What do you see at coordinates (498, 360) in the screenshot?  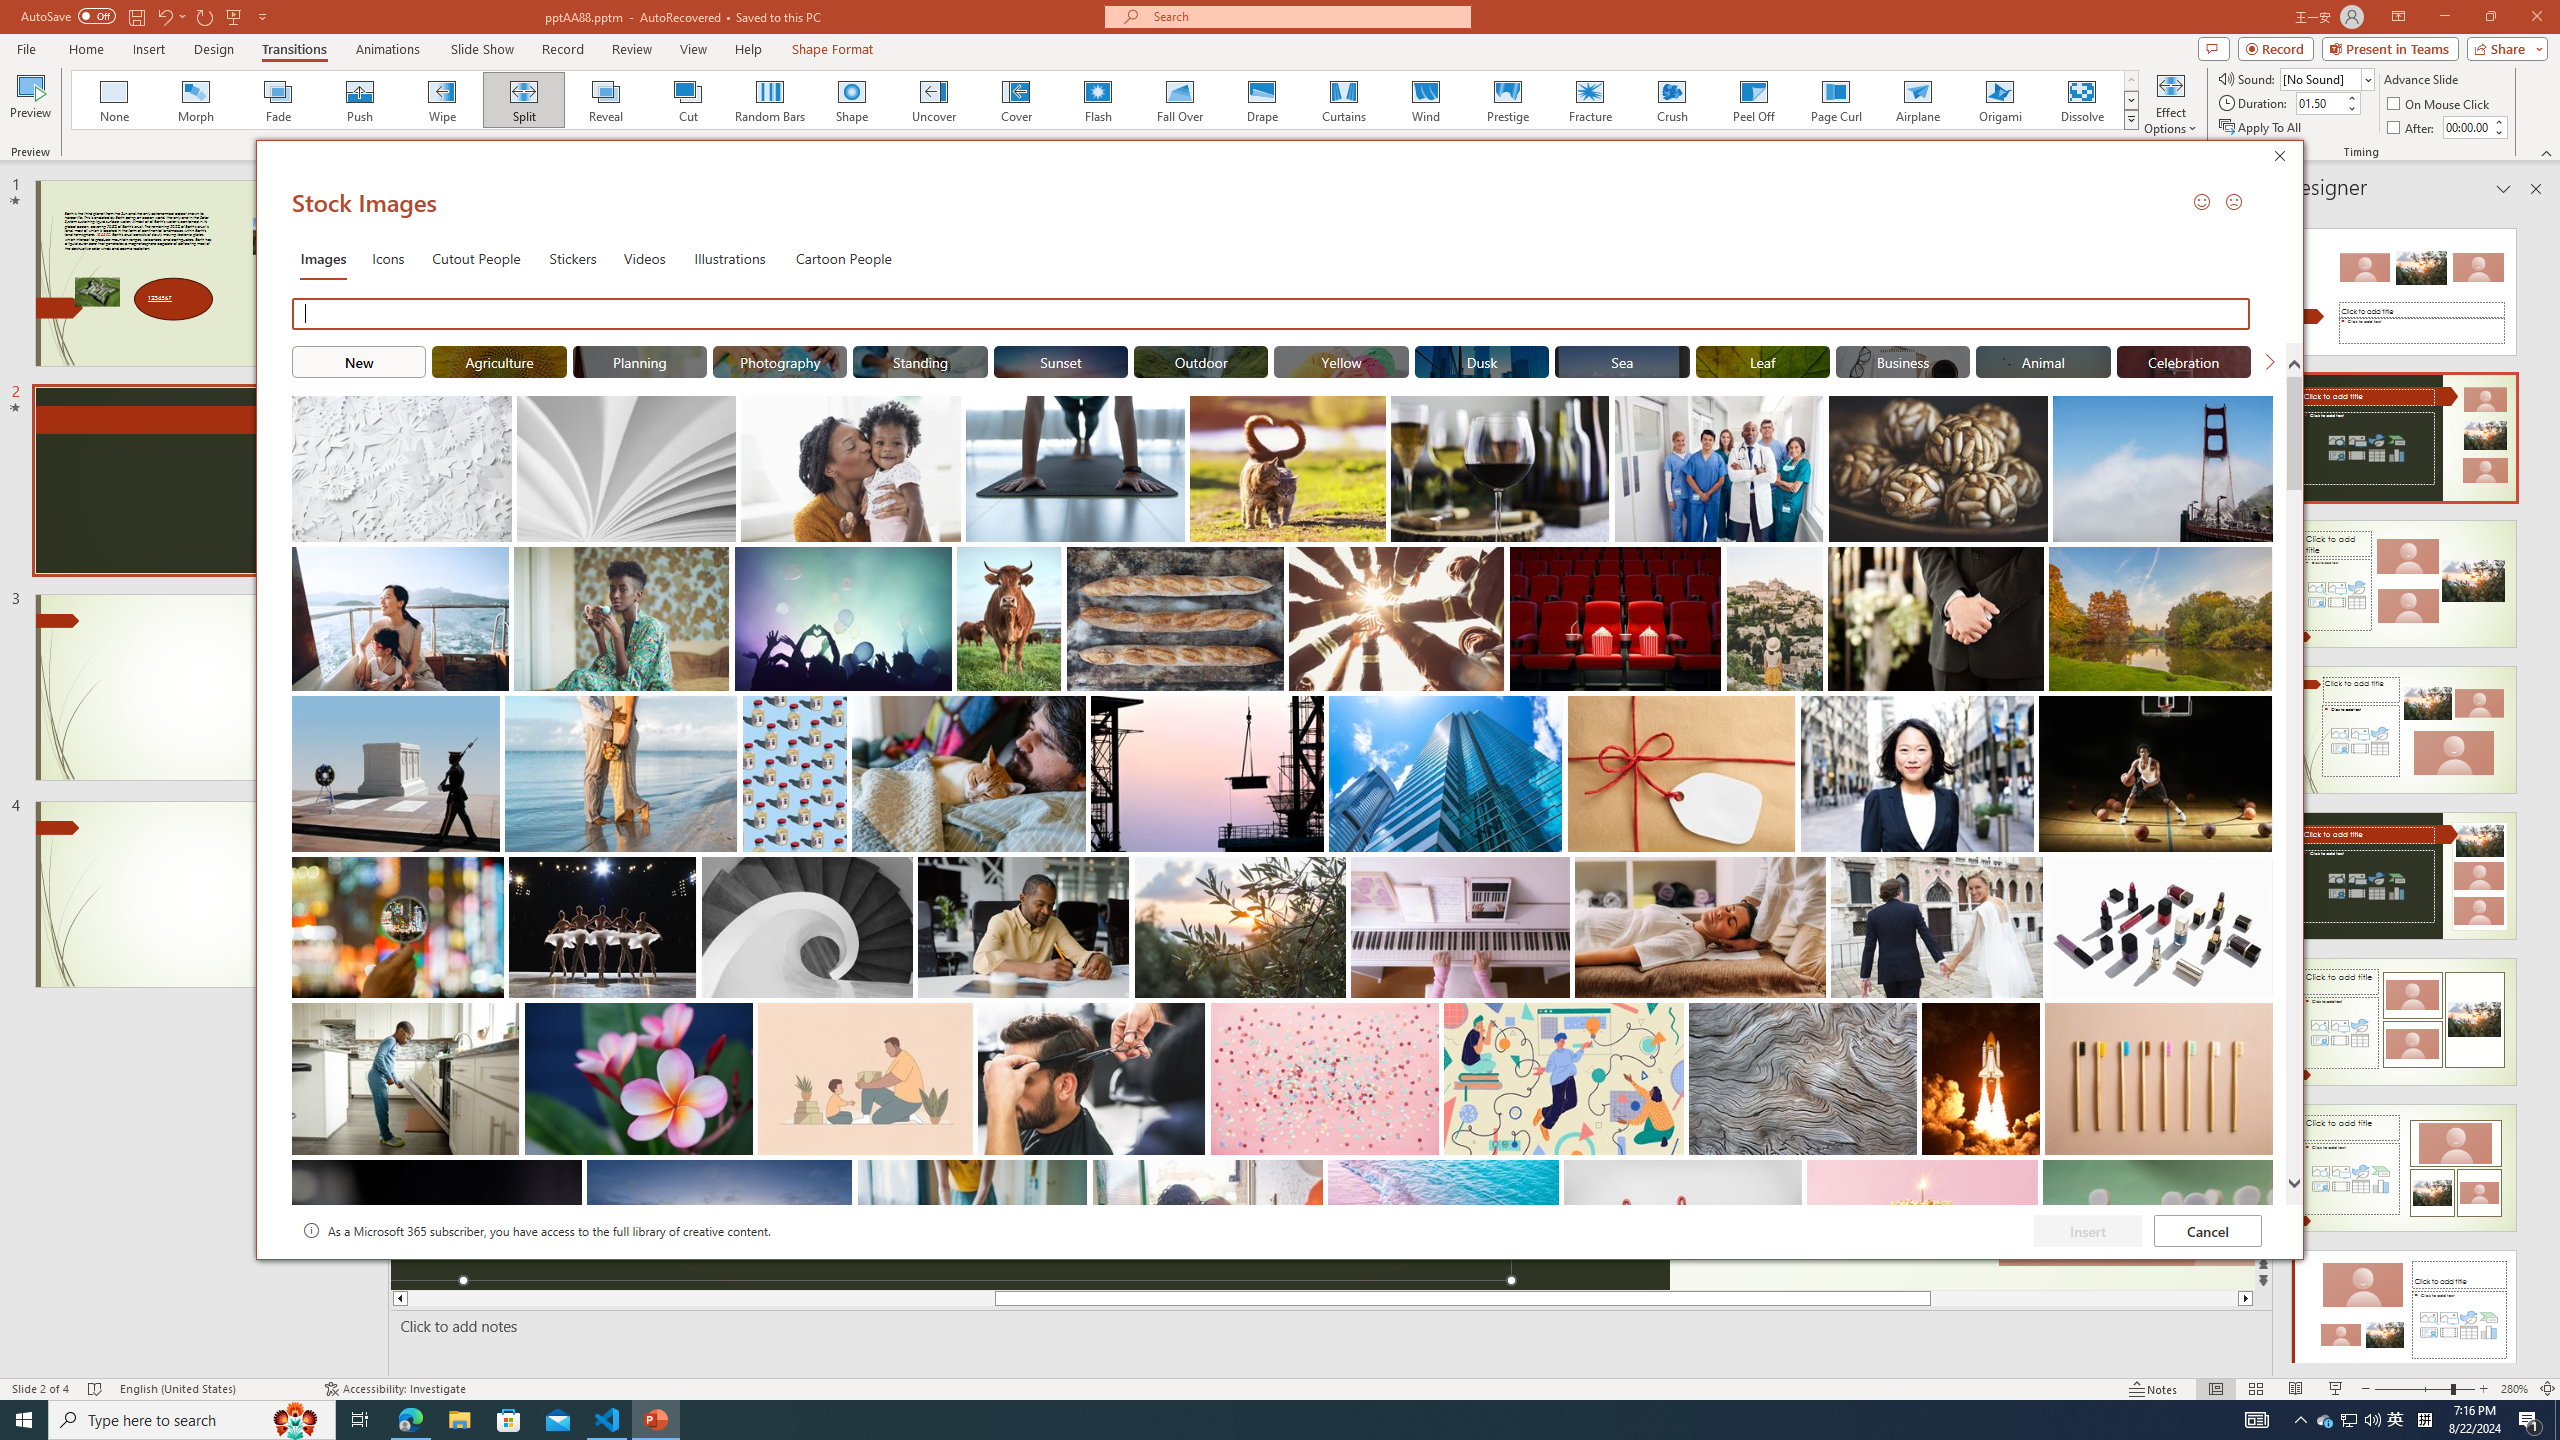 I see `'"Agriculture" Stock Images.'` at bounding box center [498, 360].